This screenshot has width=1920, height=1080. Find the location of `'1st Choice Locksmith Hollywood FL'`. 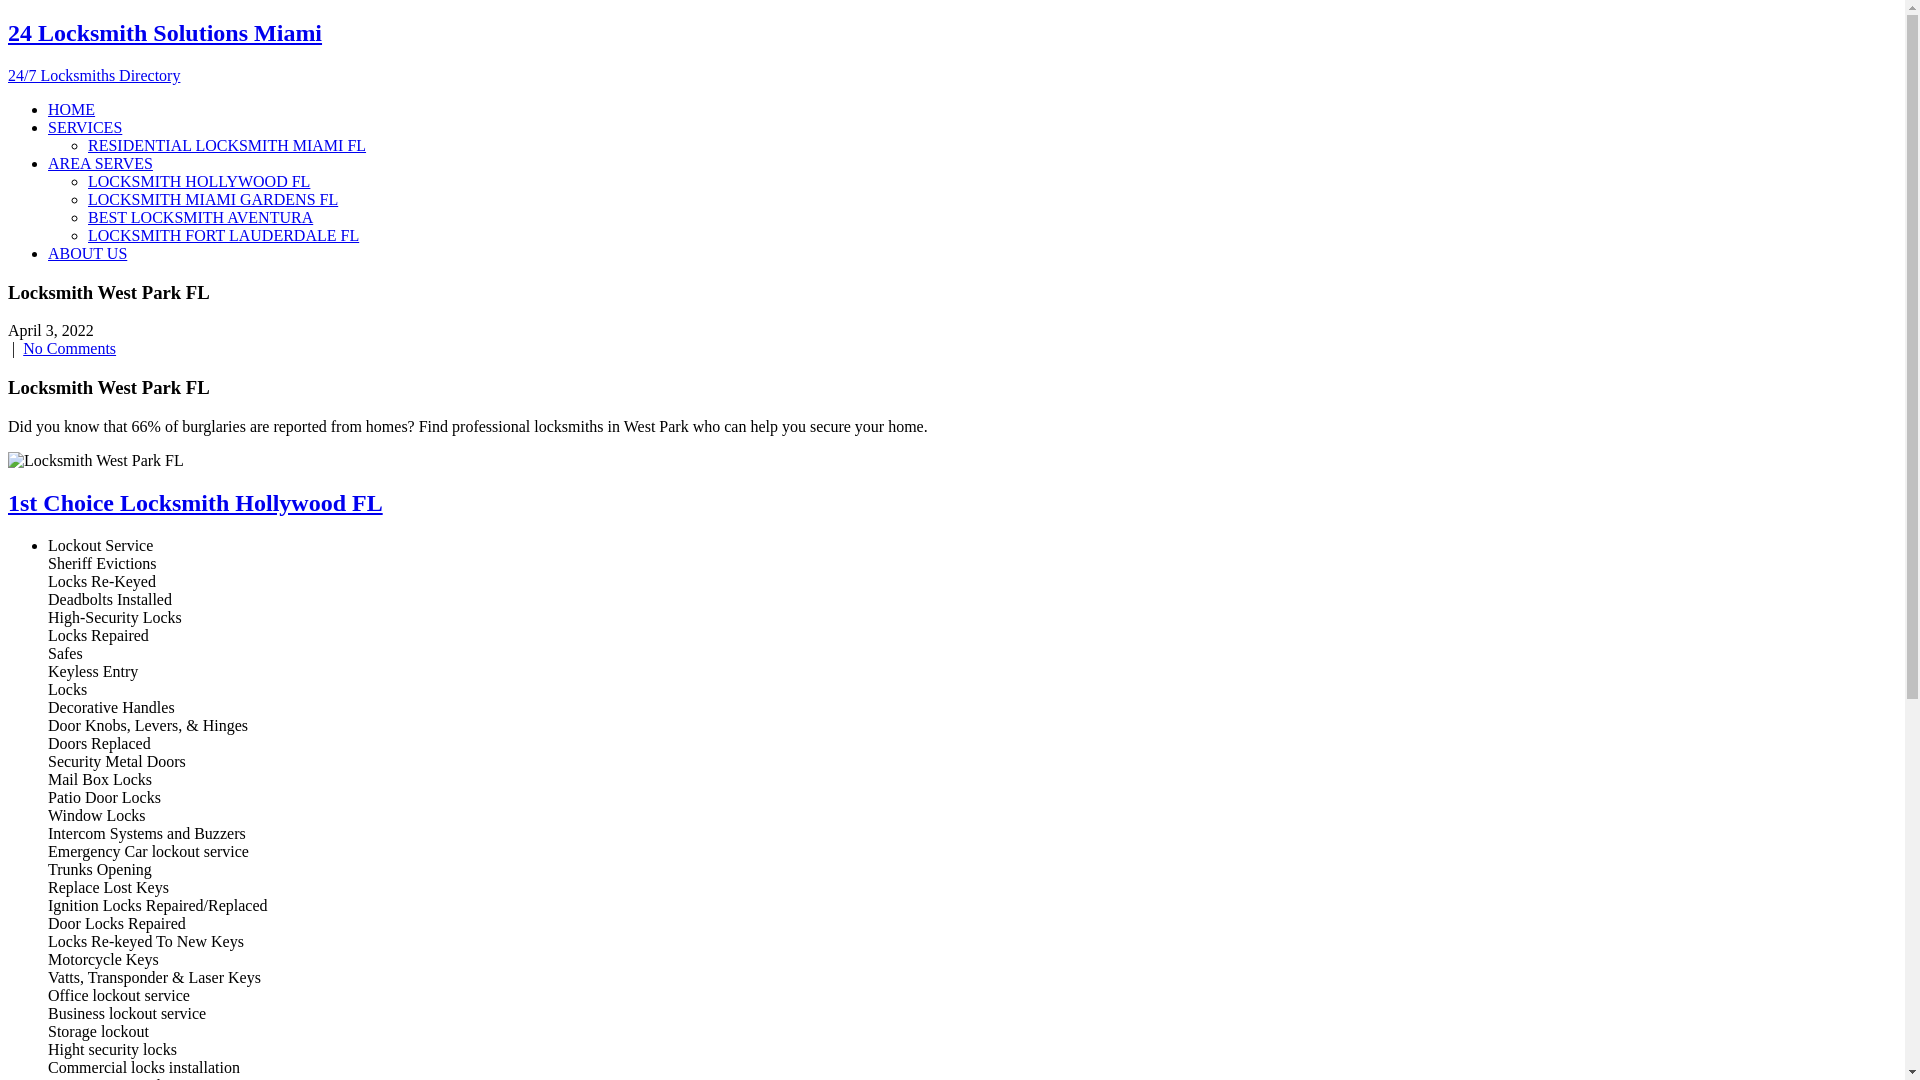

'1st Choice Locksmith Hollywood FL' is located at coordinates (195, 501).